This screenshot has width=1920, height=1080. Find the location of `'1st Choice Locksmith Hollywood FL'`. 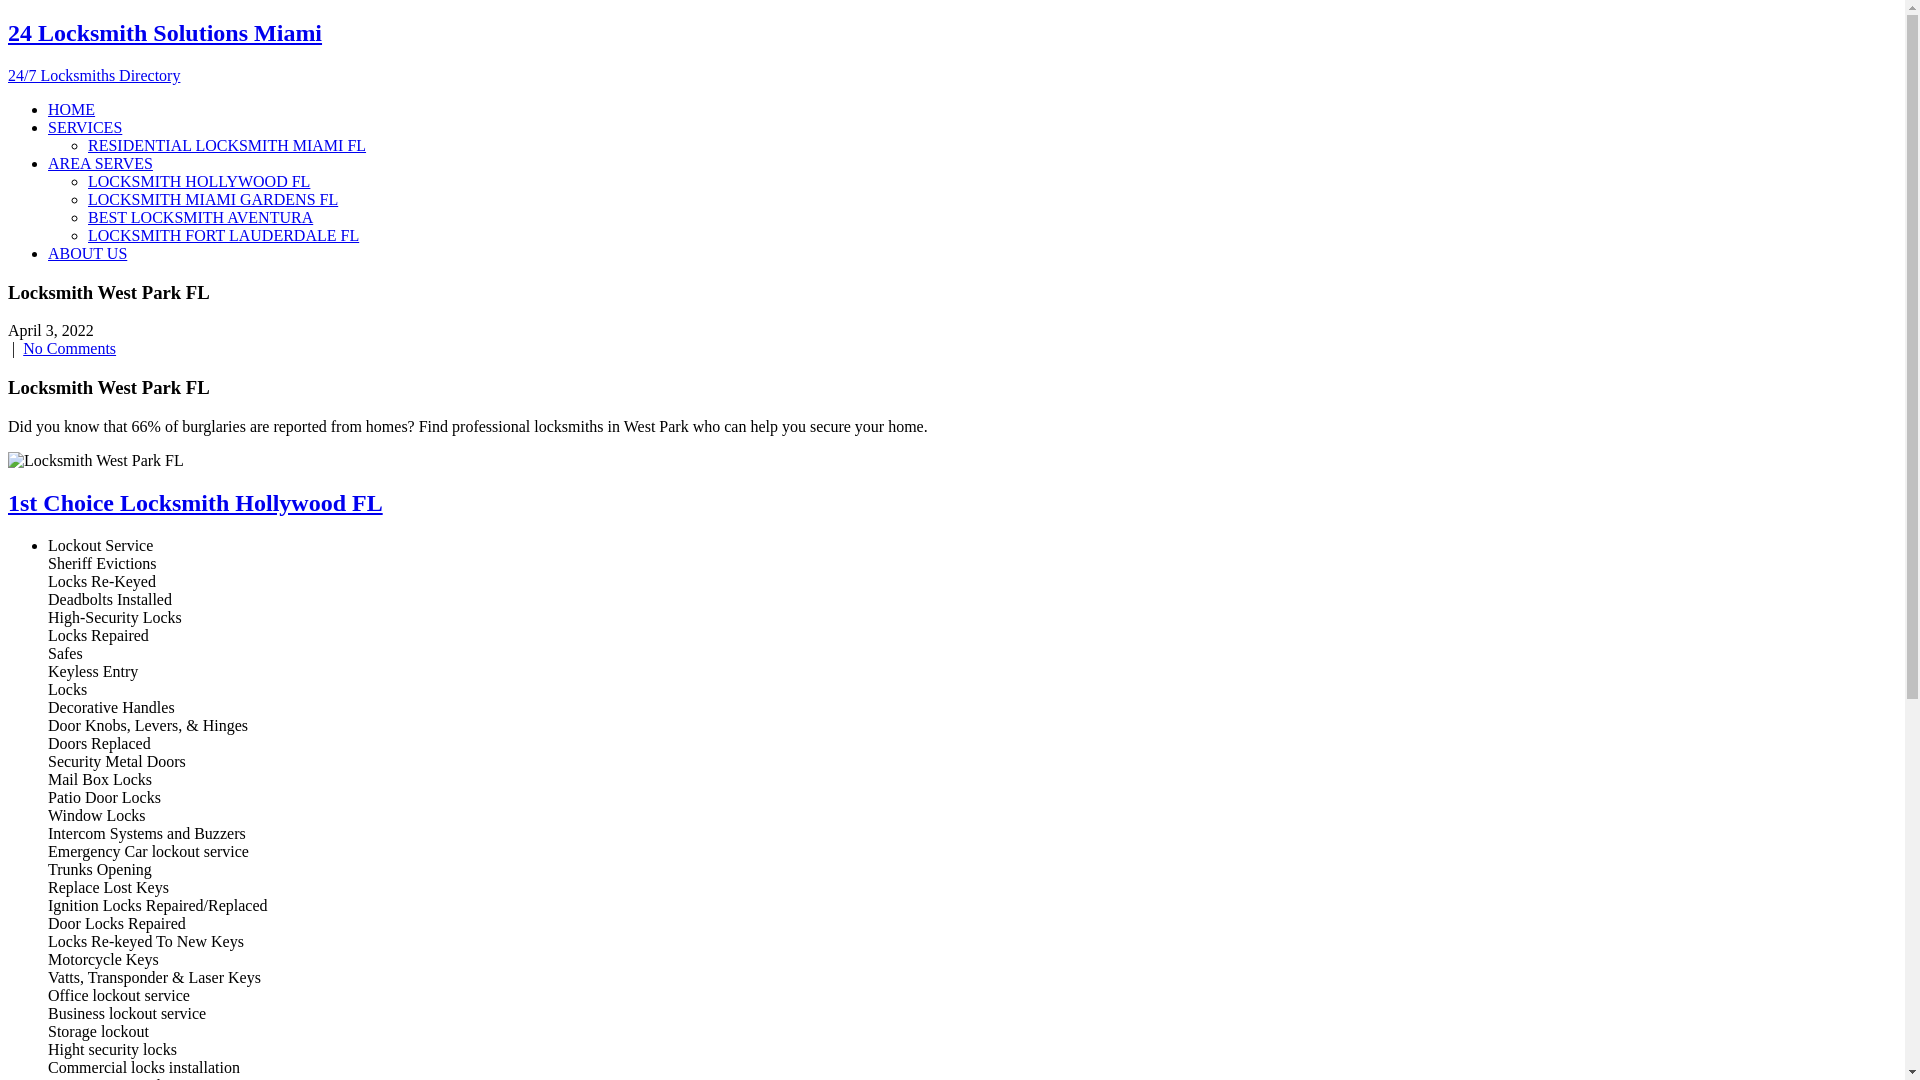

'1st Choice Locksmith Hollywood FL' is located at coordinates (195, 501).